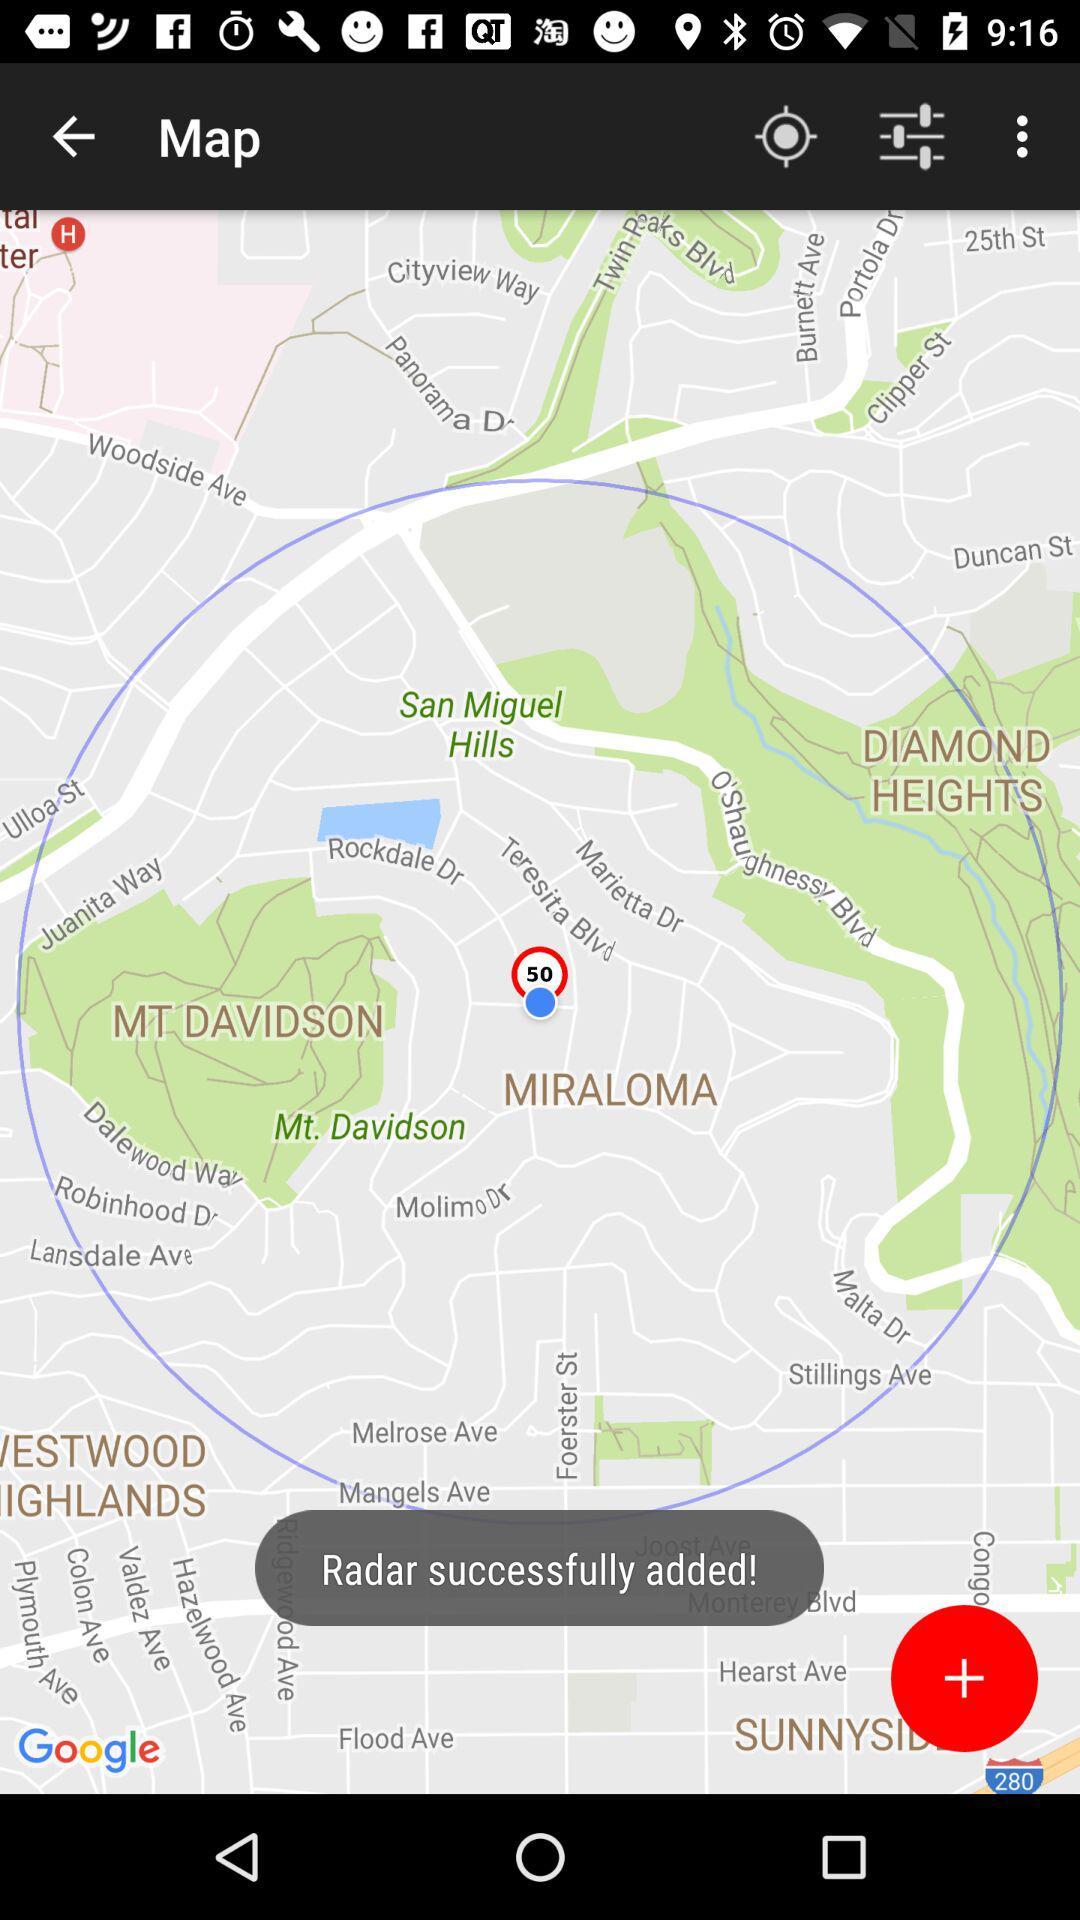 The height and width of the screenshot is (1920, 1080). What do you see at coordinates (963, 1678) in the screenshot?
I see `item at the bottom right corner` at bounding box center [963, 1678].